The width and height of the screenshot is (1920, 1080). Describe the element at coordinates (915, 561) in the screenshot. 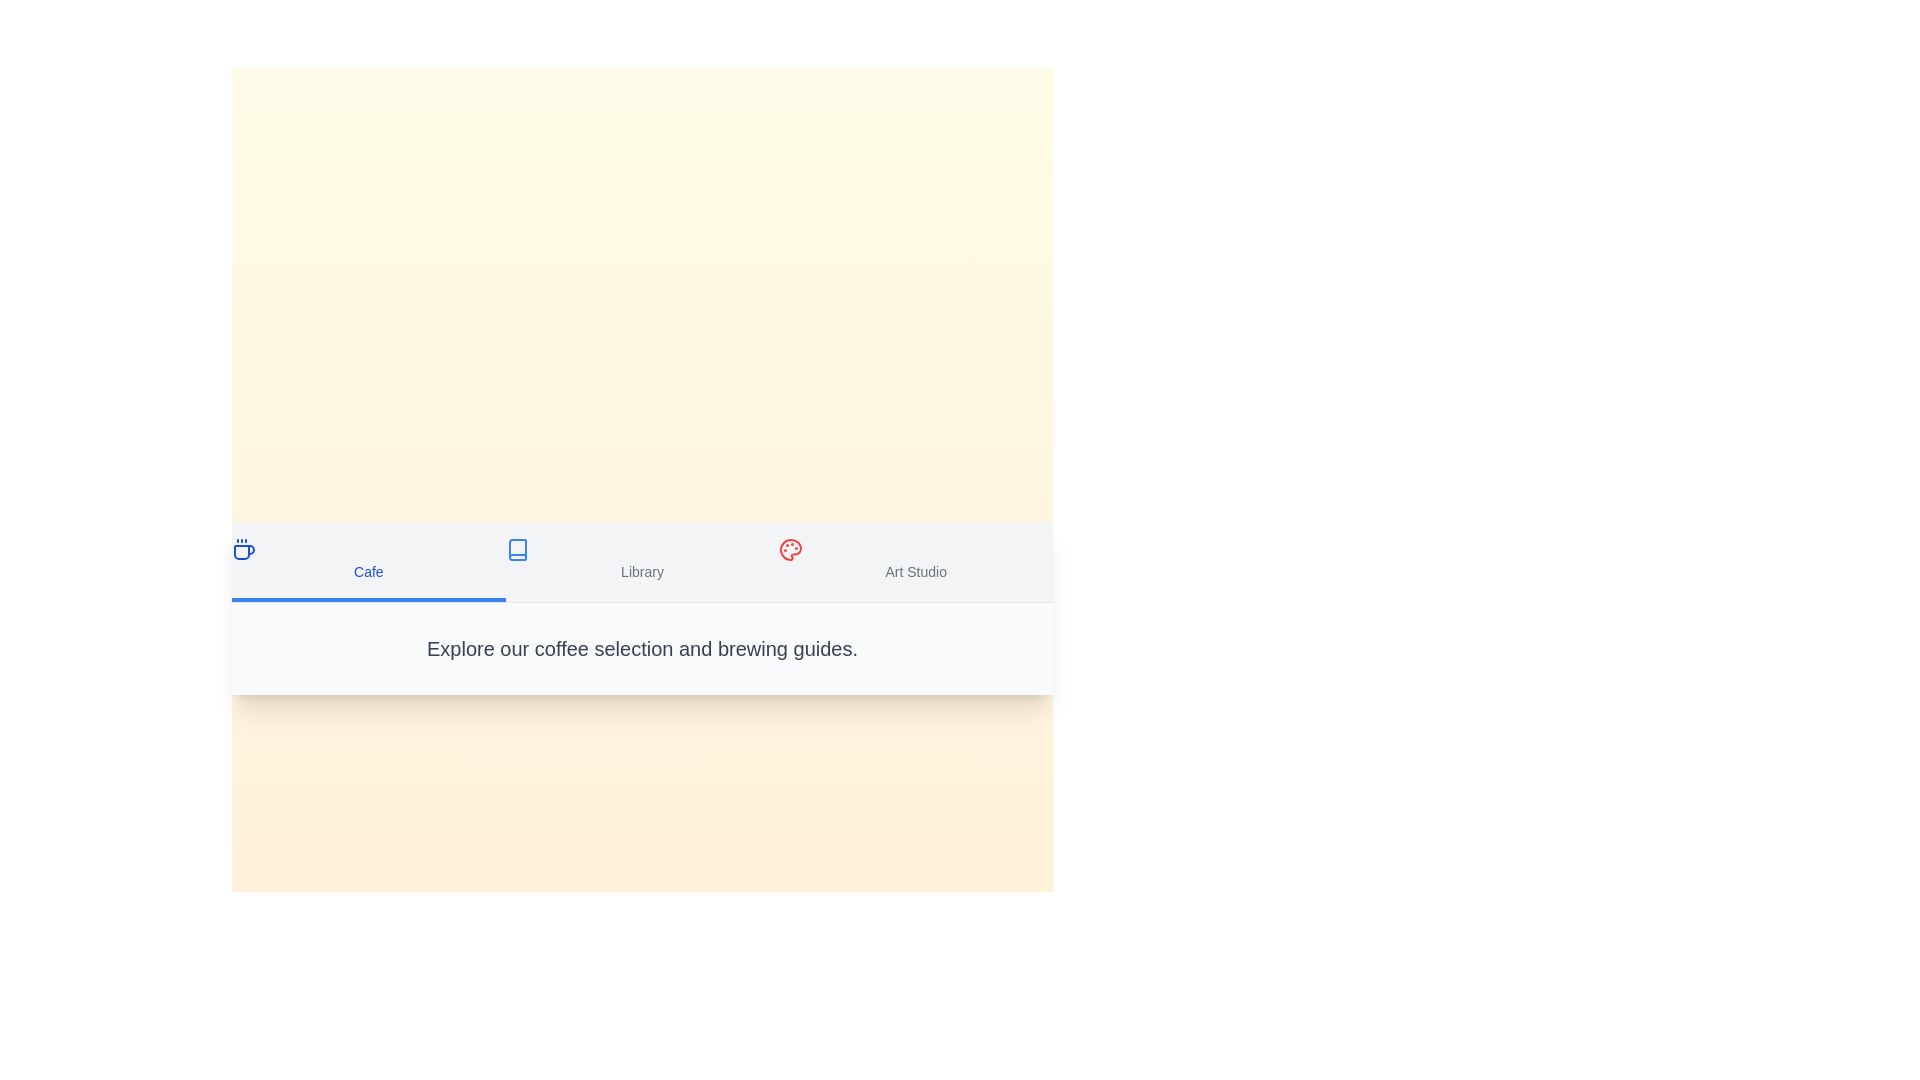

I see `the Art Studio tab` at that location.